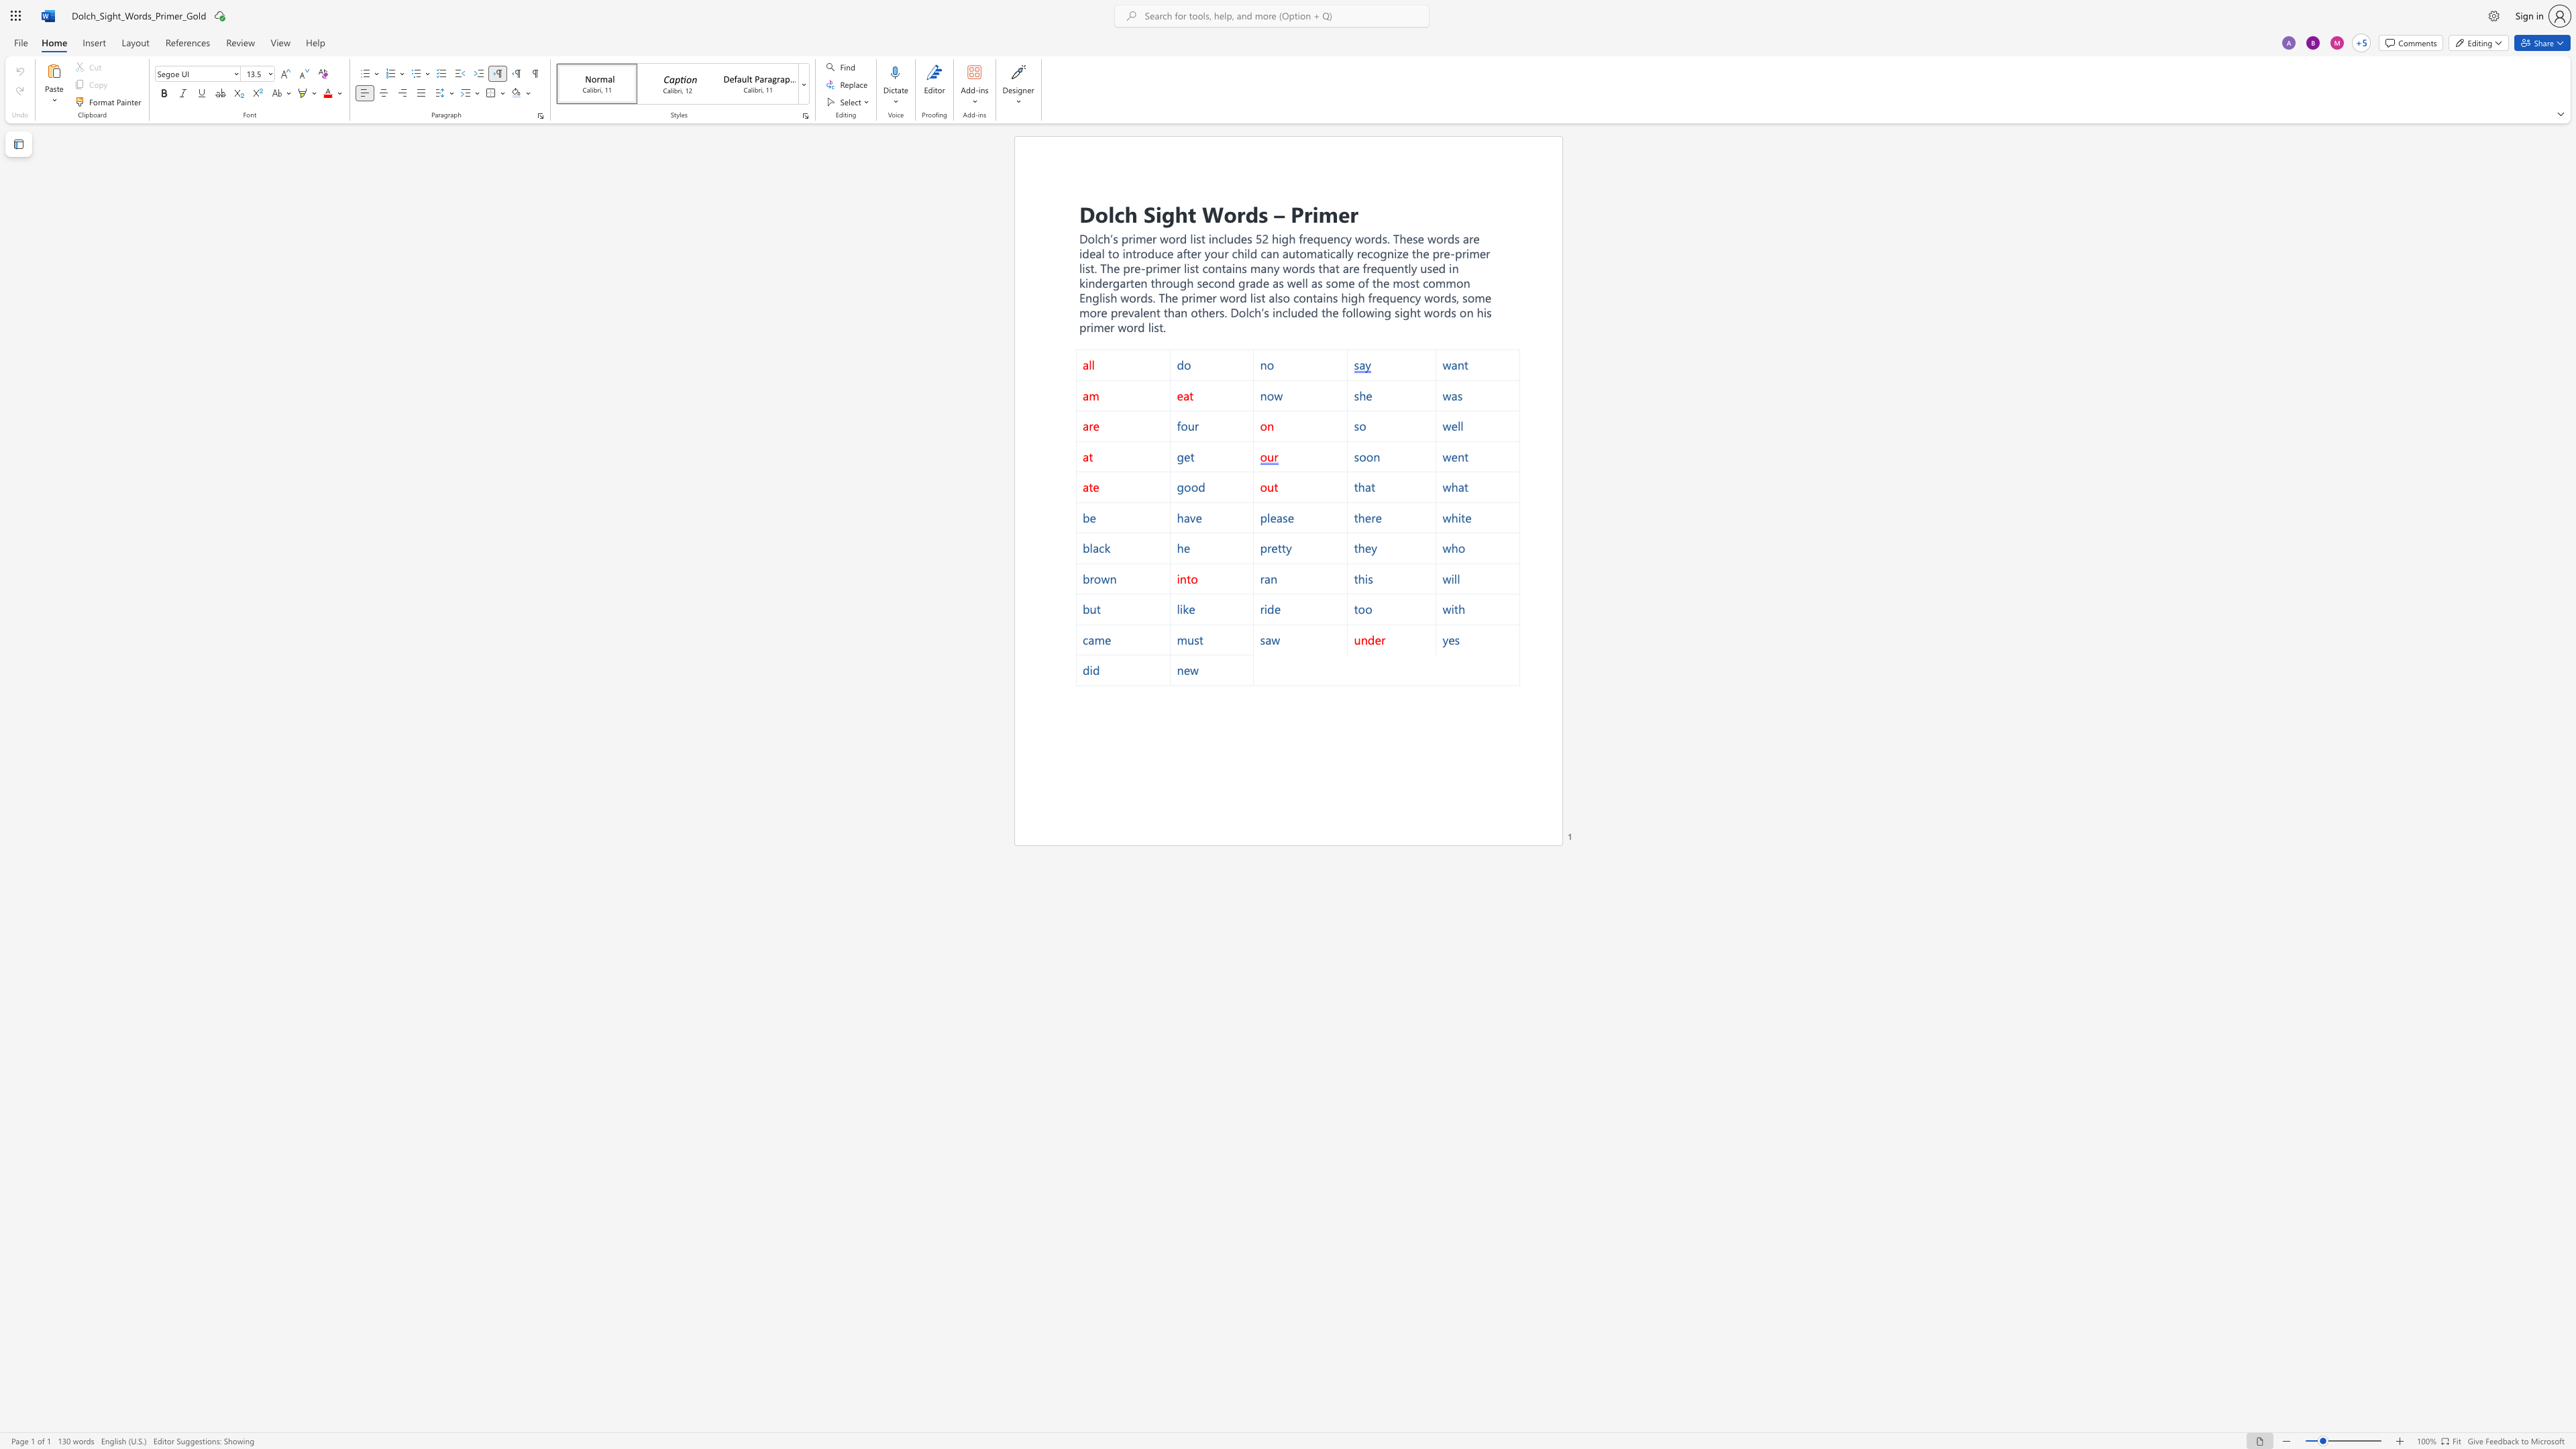 The height and width of the screenshot is (1449, 2576). I want to click on the 7th character "s" in the text, so click(1488, 312).